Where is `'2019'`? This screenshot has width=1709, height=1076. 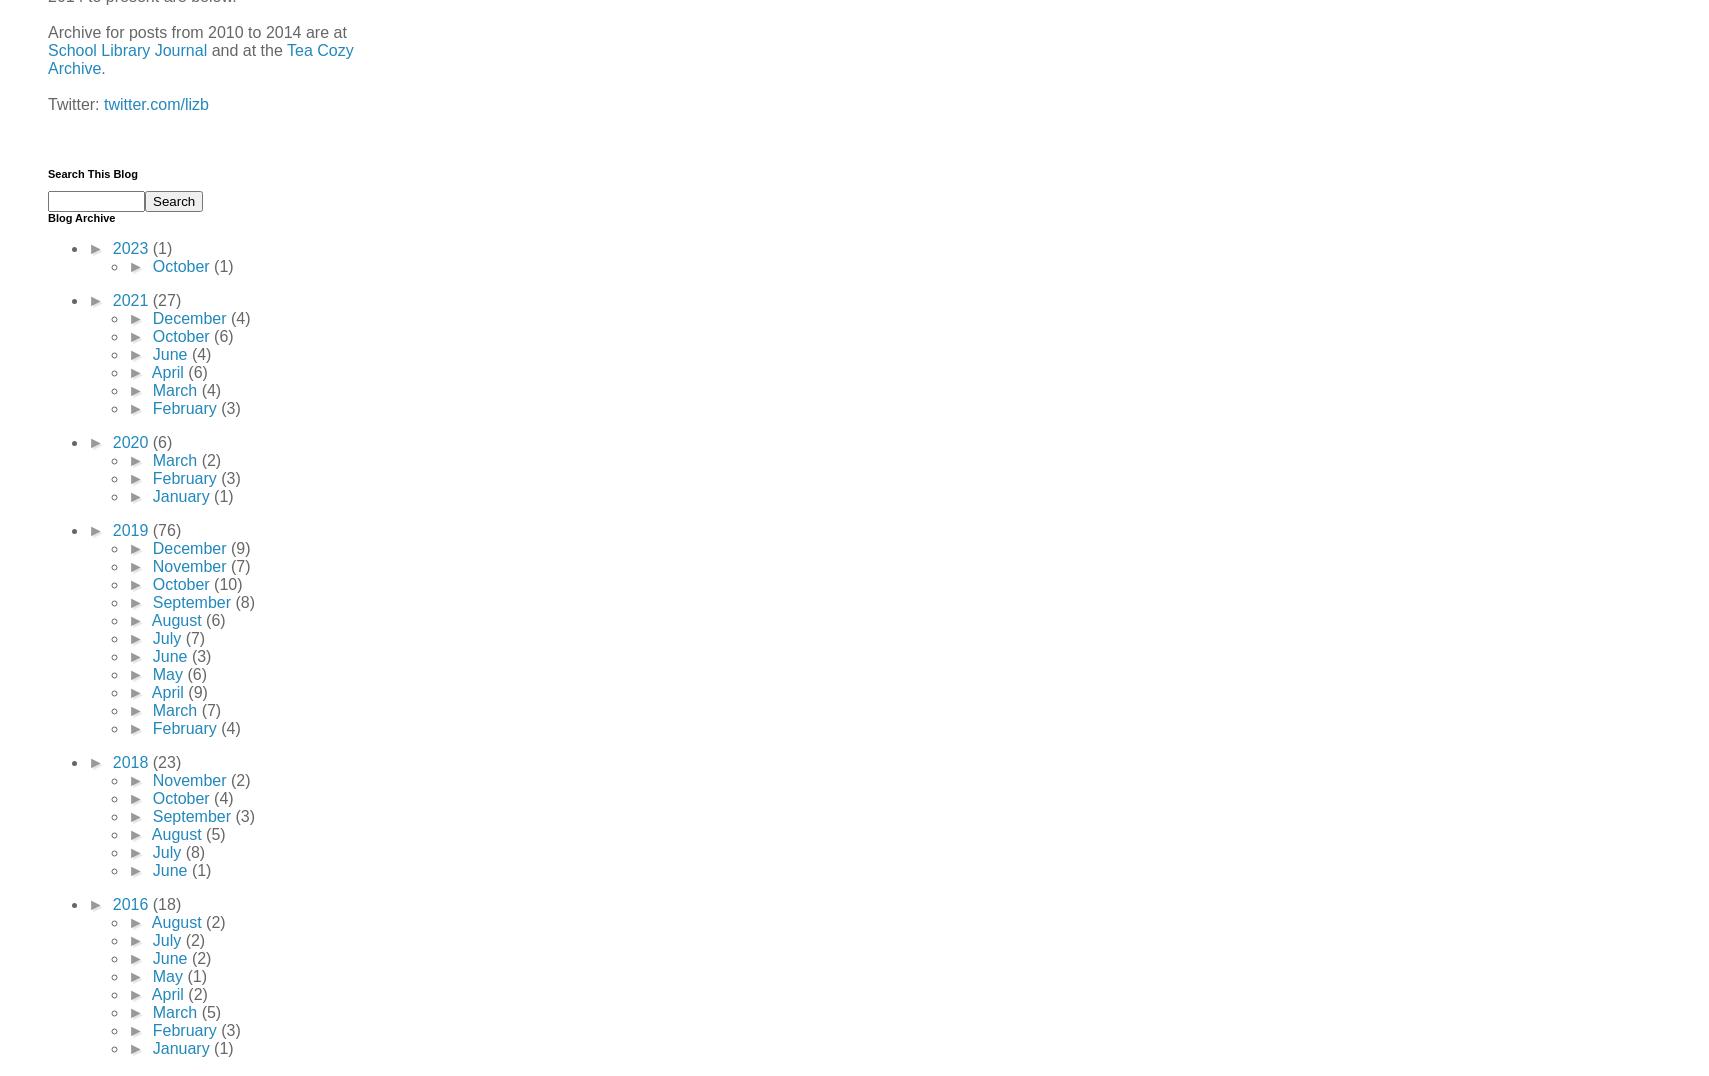 '2019' is located at coordinates (130, 529).